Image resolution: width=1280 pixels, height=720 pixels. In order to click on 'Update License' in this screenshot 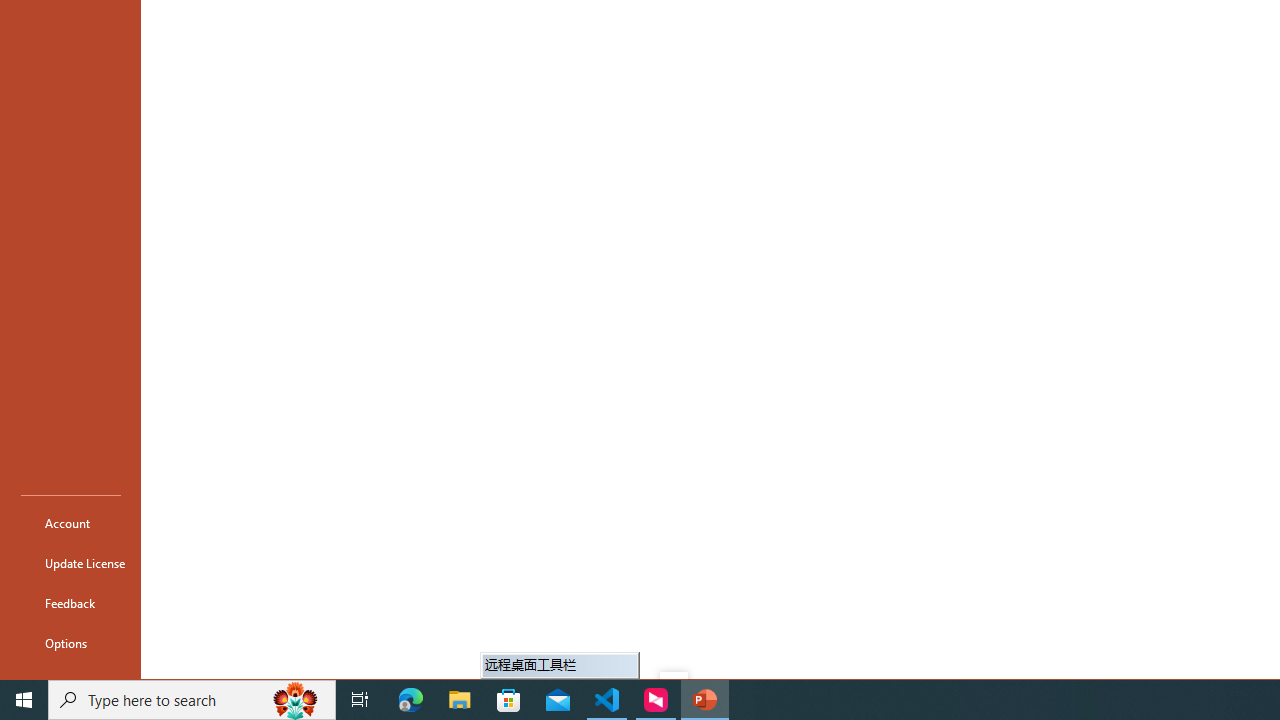, I will do `click(71, 563)`.